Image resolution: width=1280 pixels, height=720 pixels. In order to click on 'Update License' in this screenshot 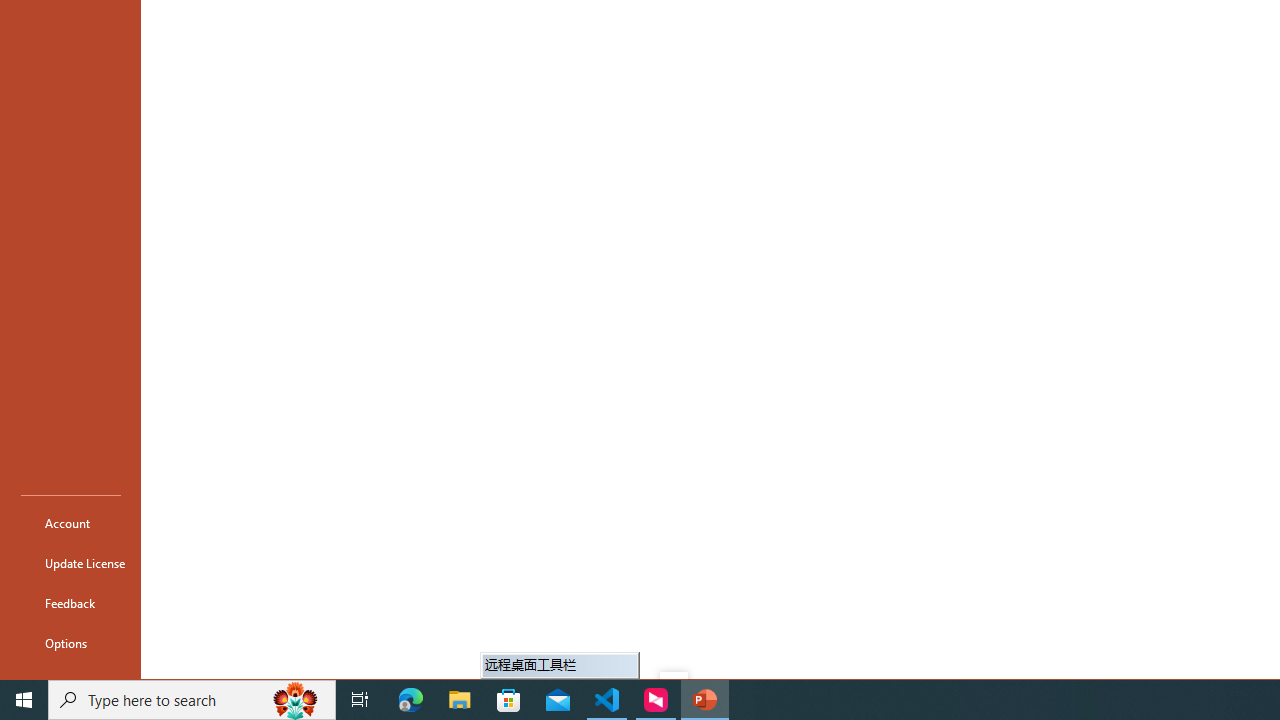, I will do `click(71, 563)`.